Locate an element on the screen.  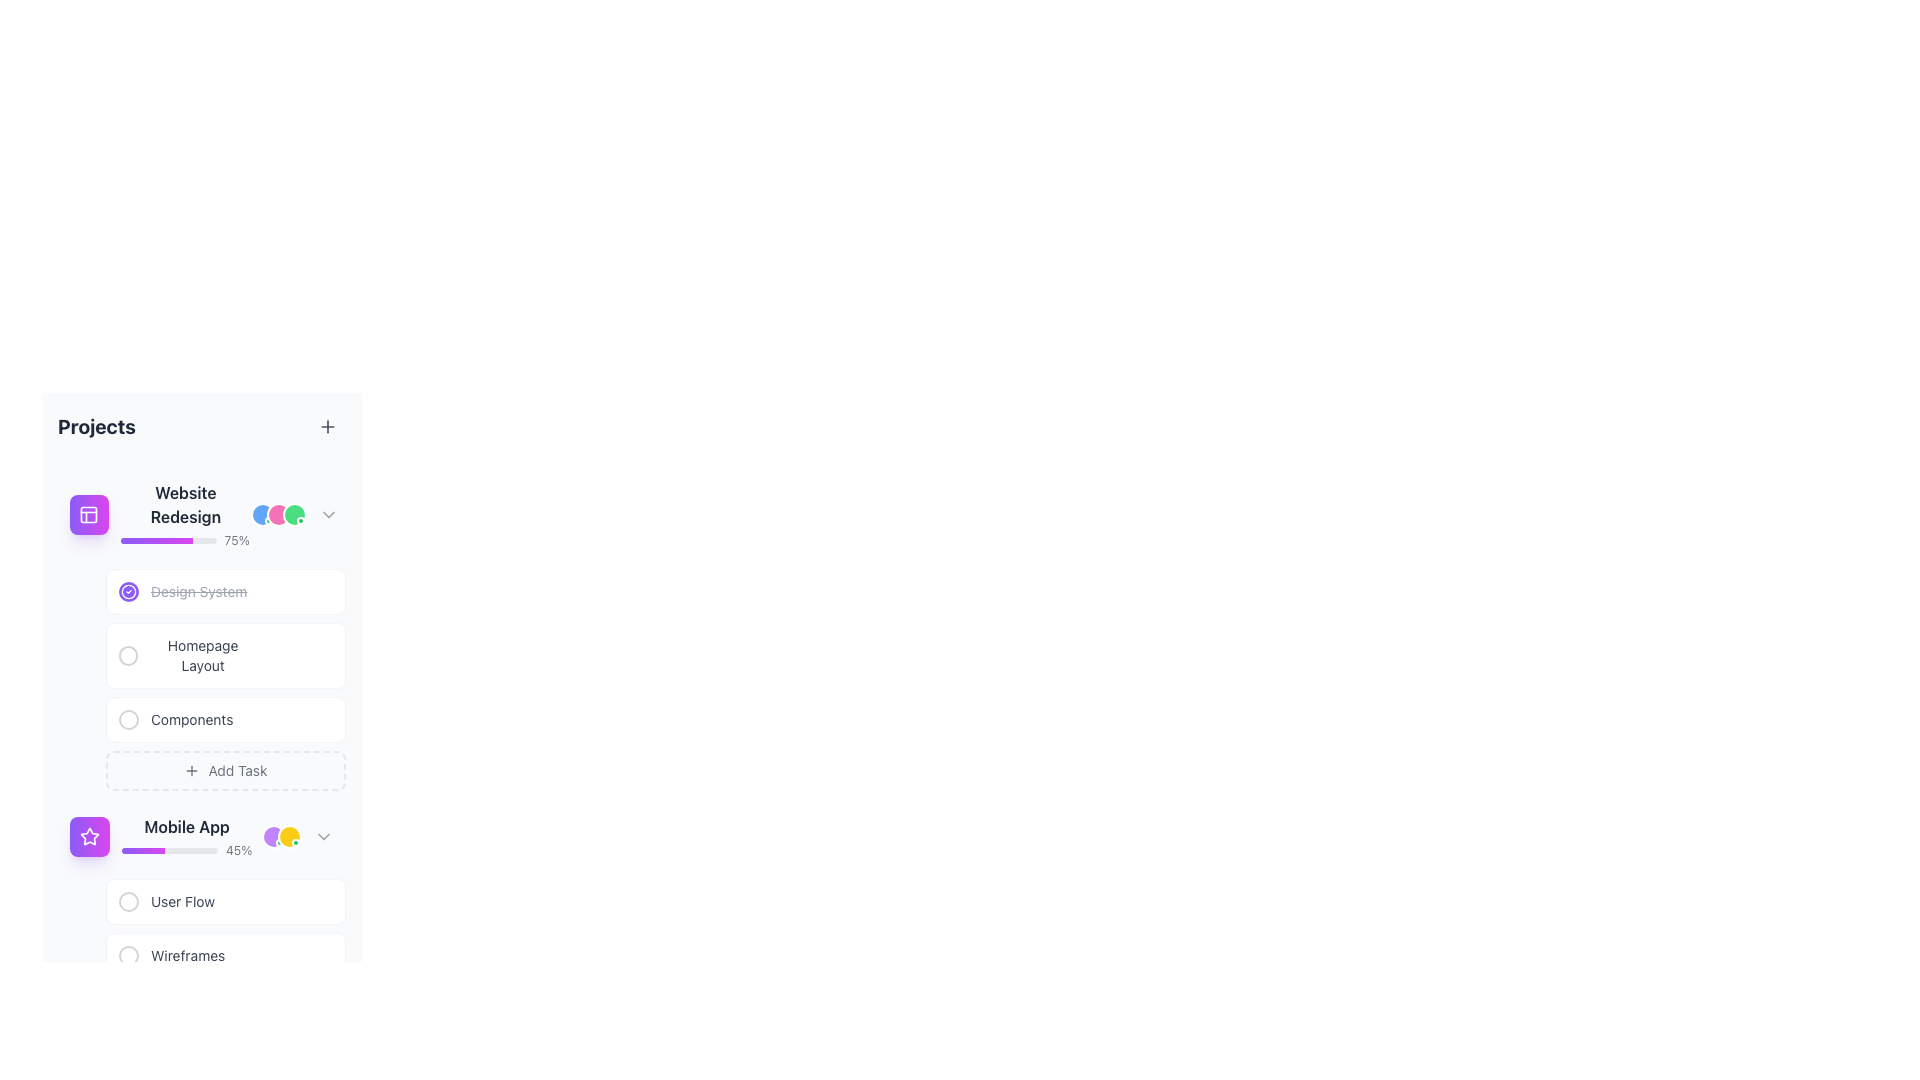
the third circular decorative icon with a pink background, located in a horizontal row of icons, positioned between a blue icon and a green icon adjacent to the 'Website Redesign' section is located at coordinates (278, 514).